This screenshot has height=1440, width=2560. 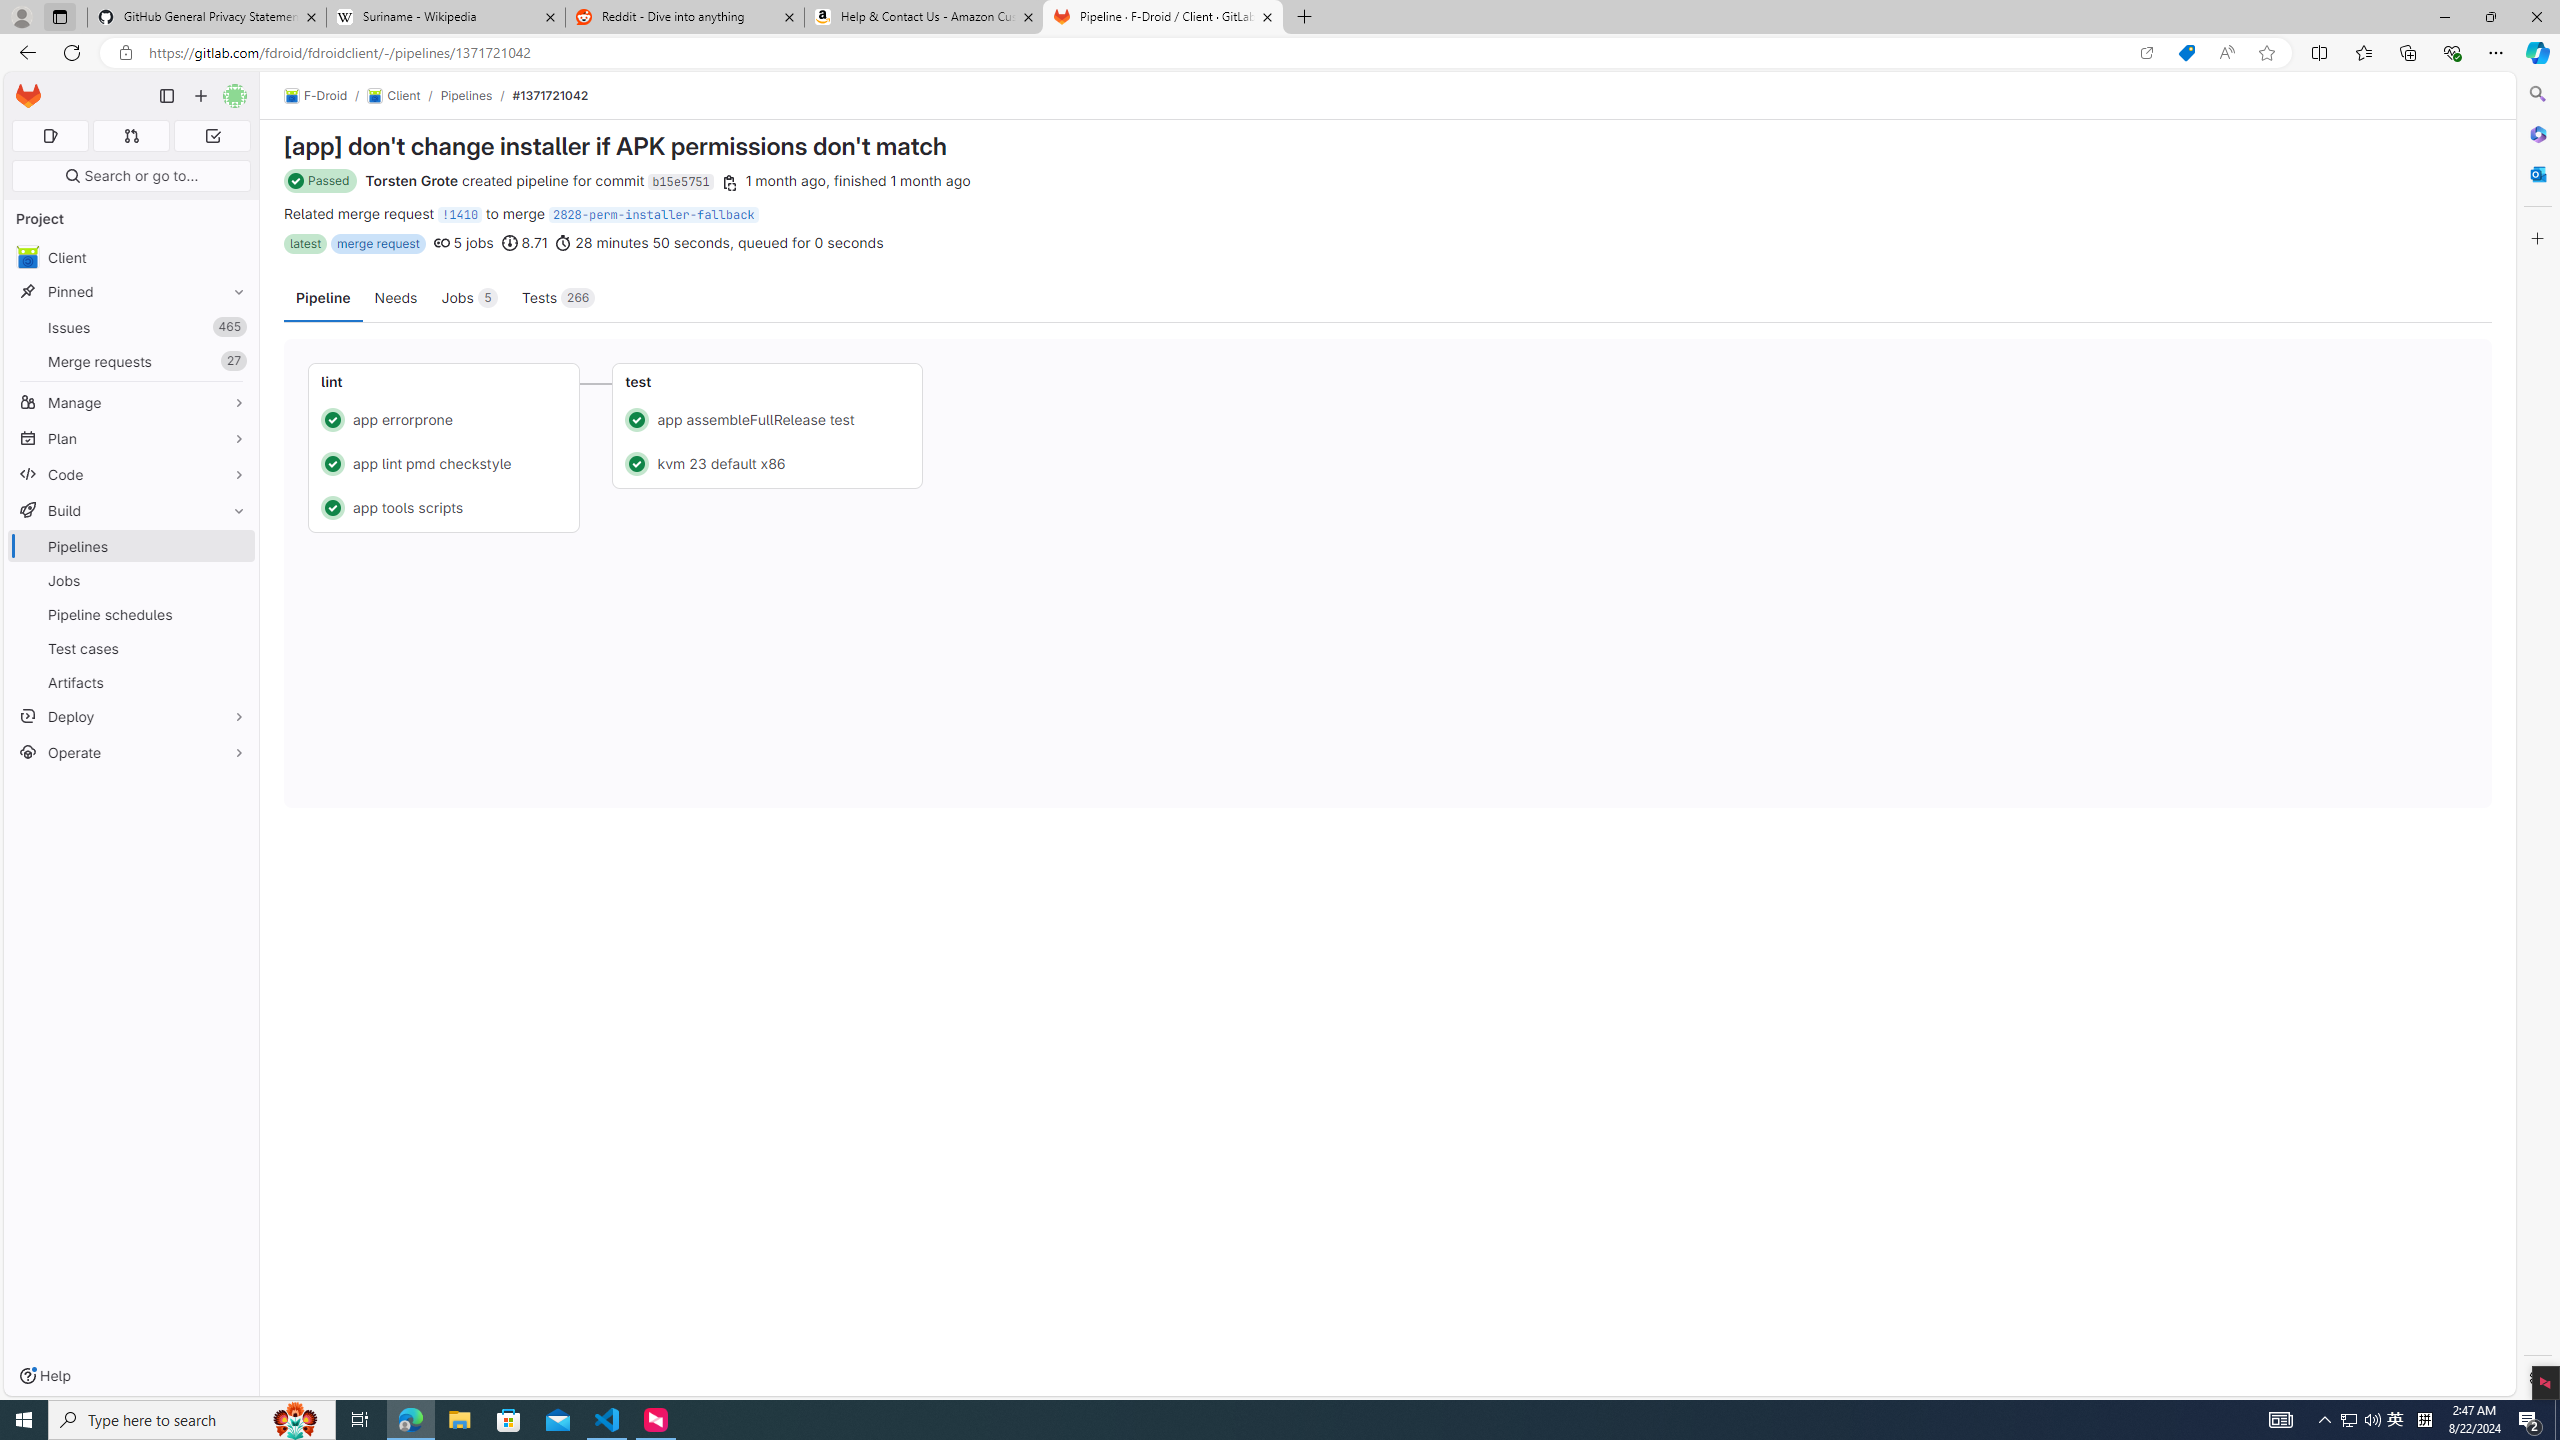 What do you see at coordinates (315, 95) in the screenshot?
I see `'F-Droid'` at bounding box center [315, 95].